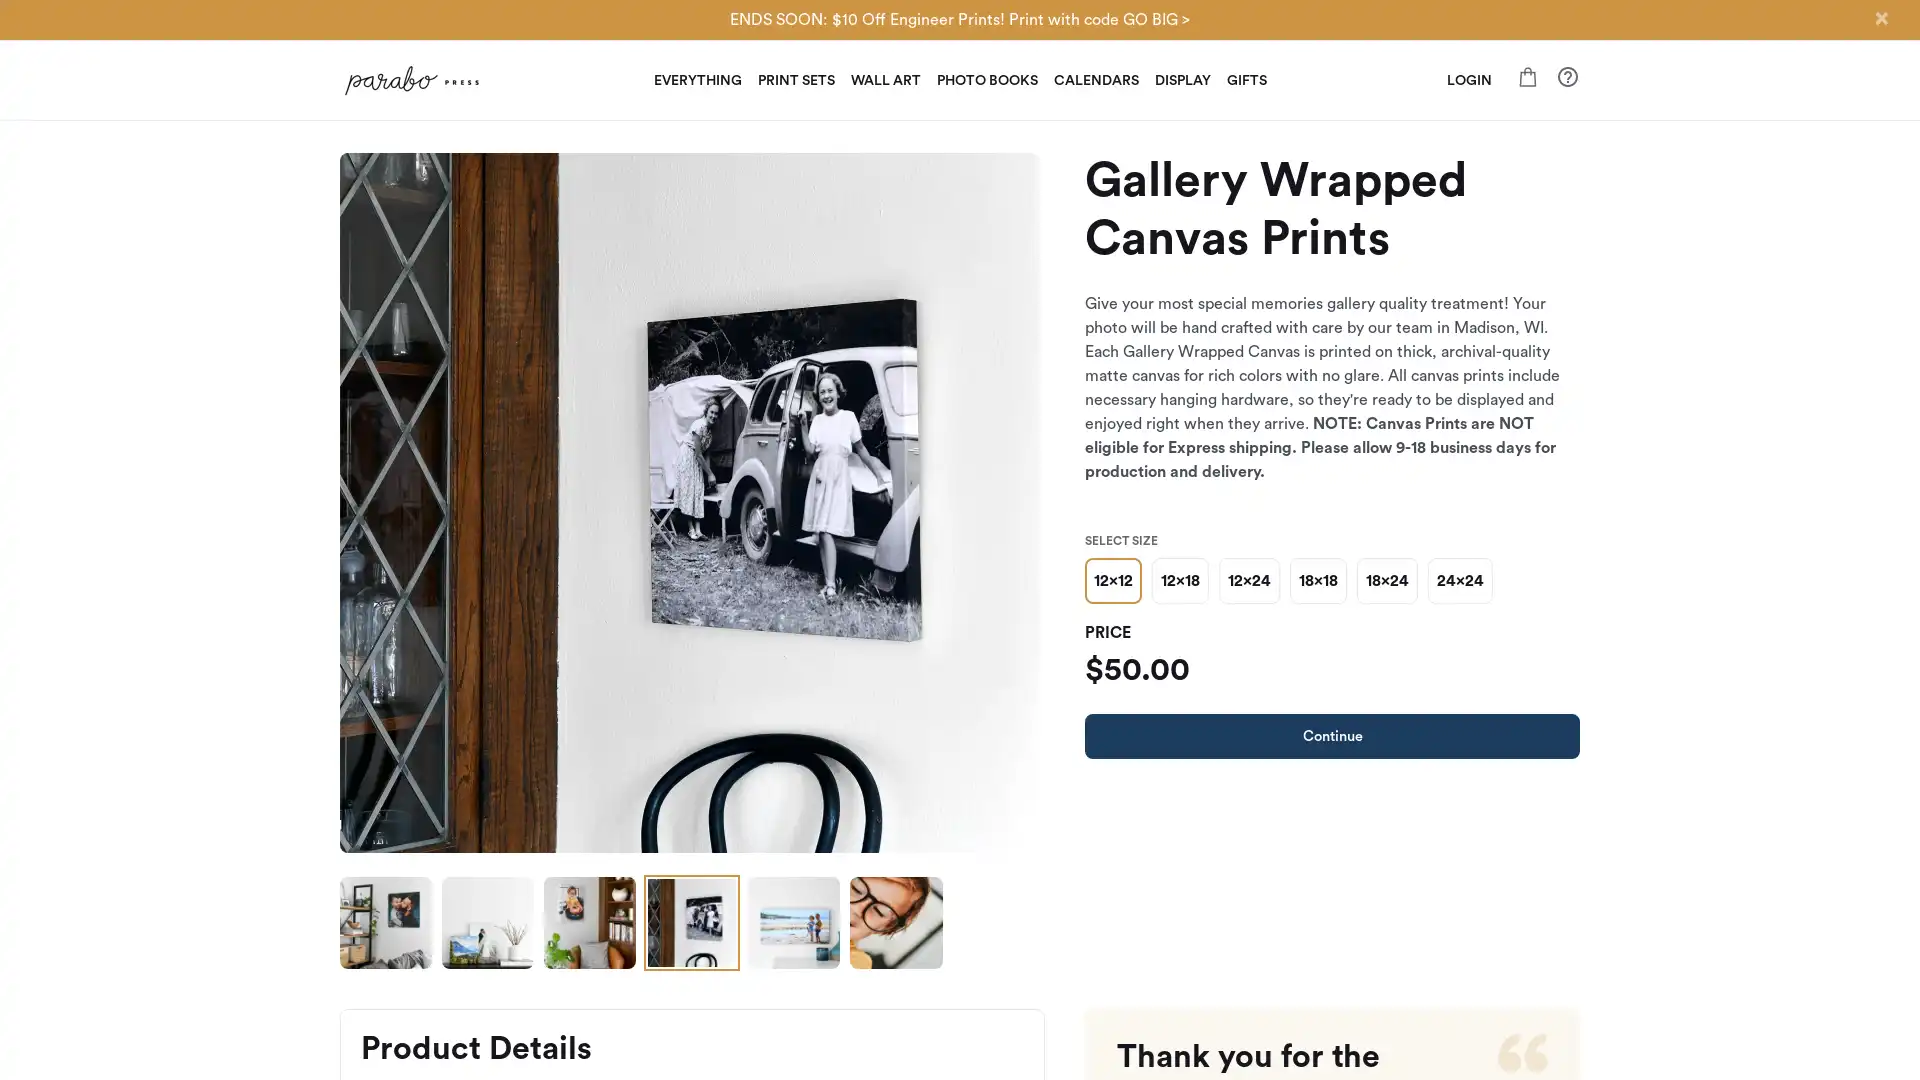 This screenshot has height=1080, width=1920. I want to click on subscribe, so click(1098, 770).